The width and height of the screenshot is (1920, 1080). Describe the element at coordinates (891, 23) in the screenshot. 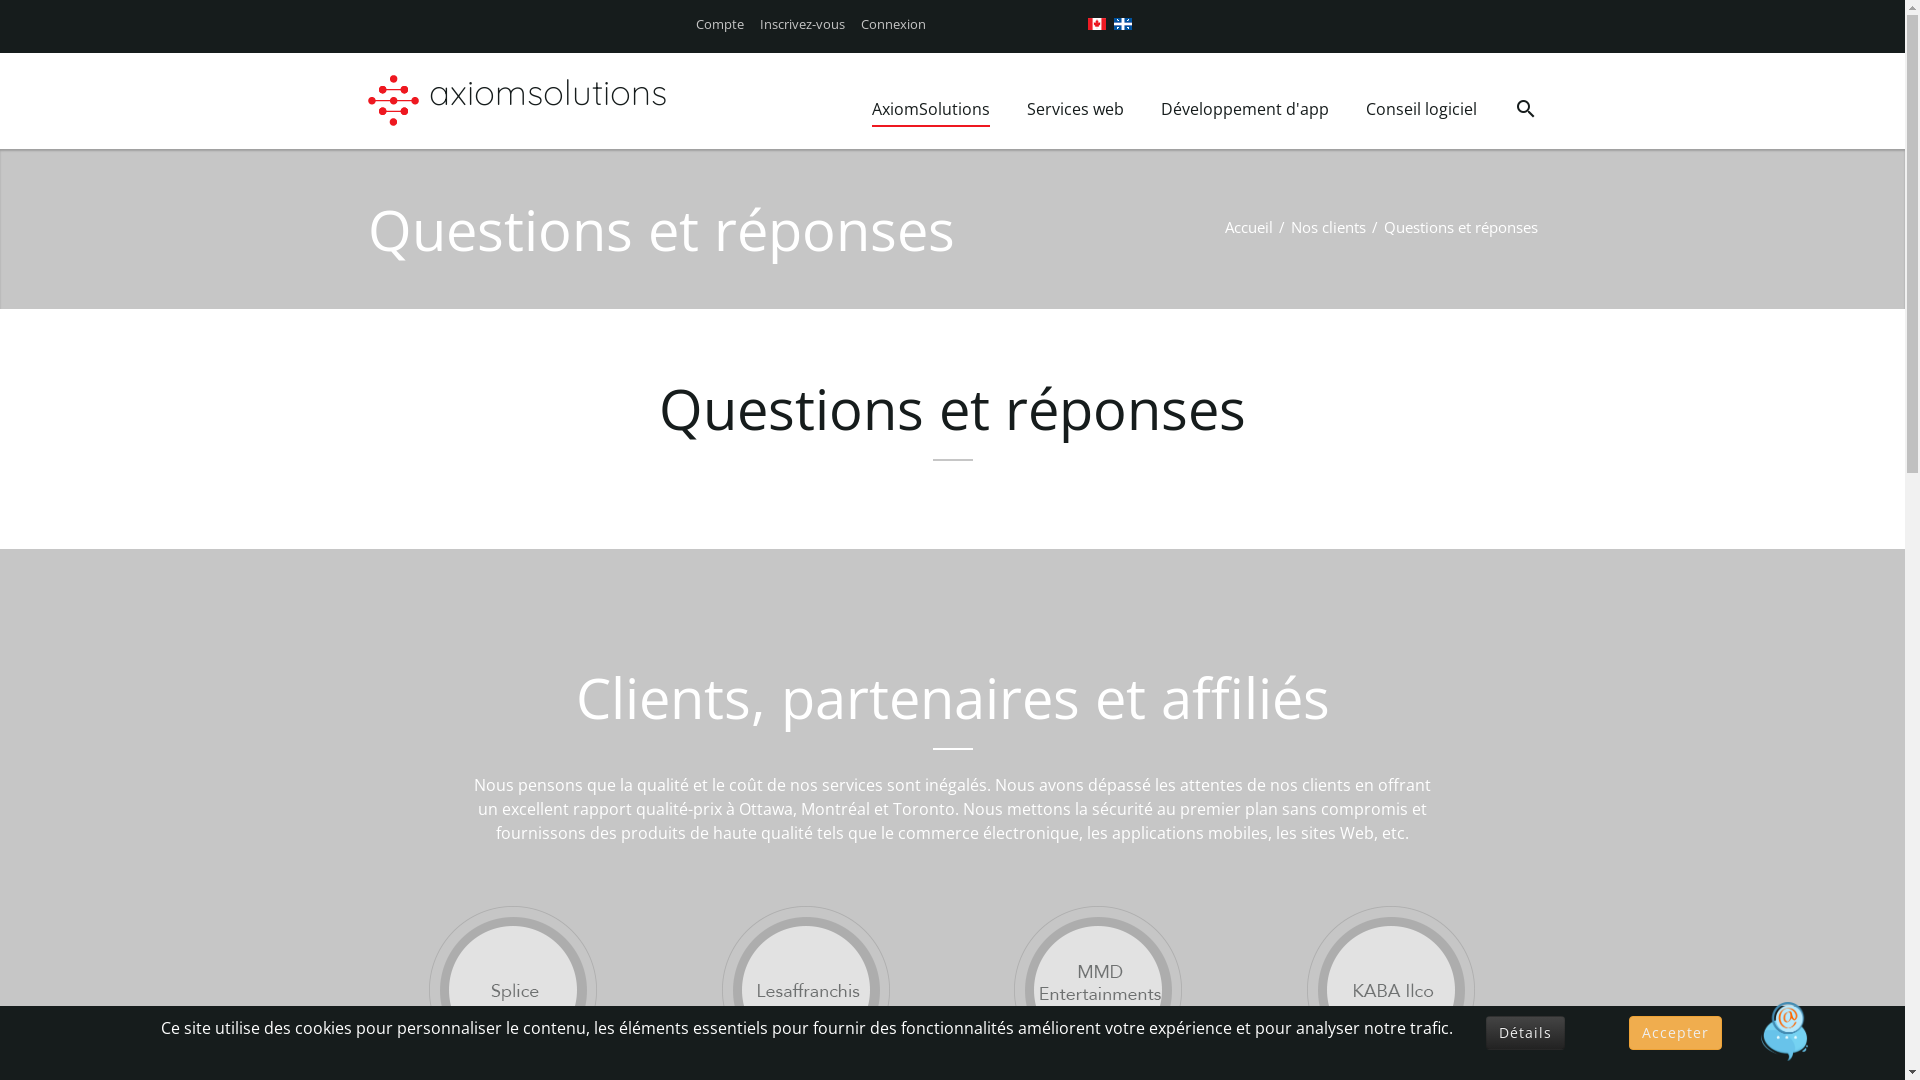

I see `'Connexion'` at that location.